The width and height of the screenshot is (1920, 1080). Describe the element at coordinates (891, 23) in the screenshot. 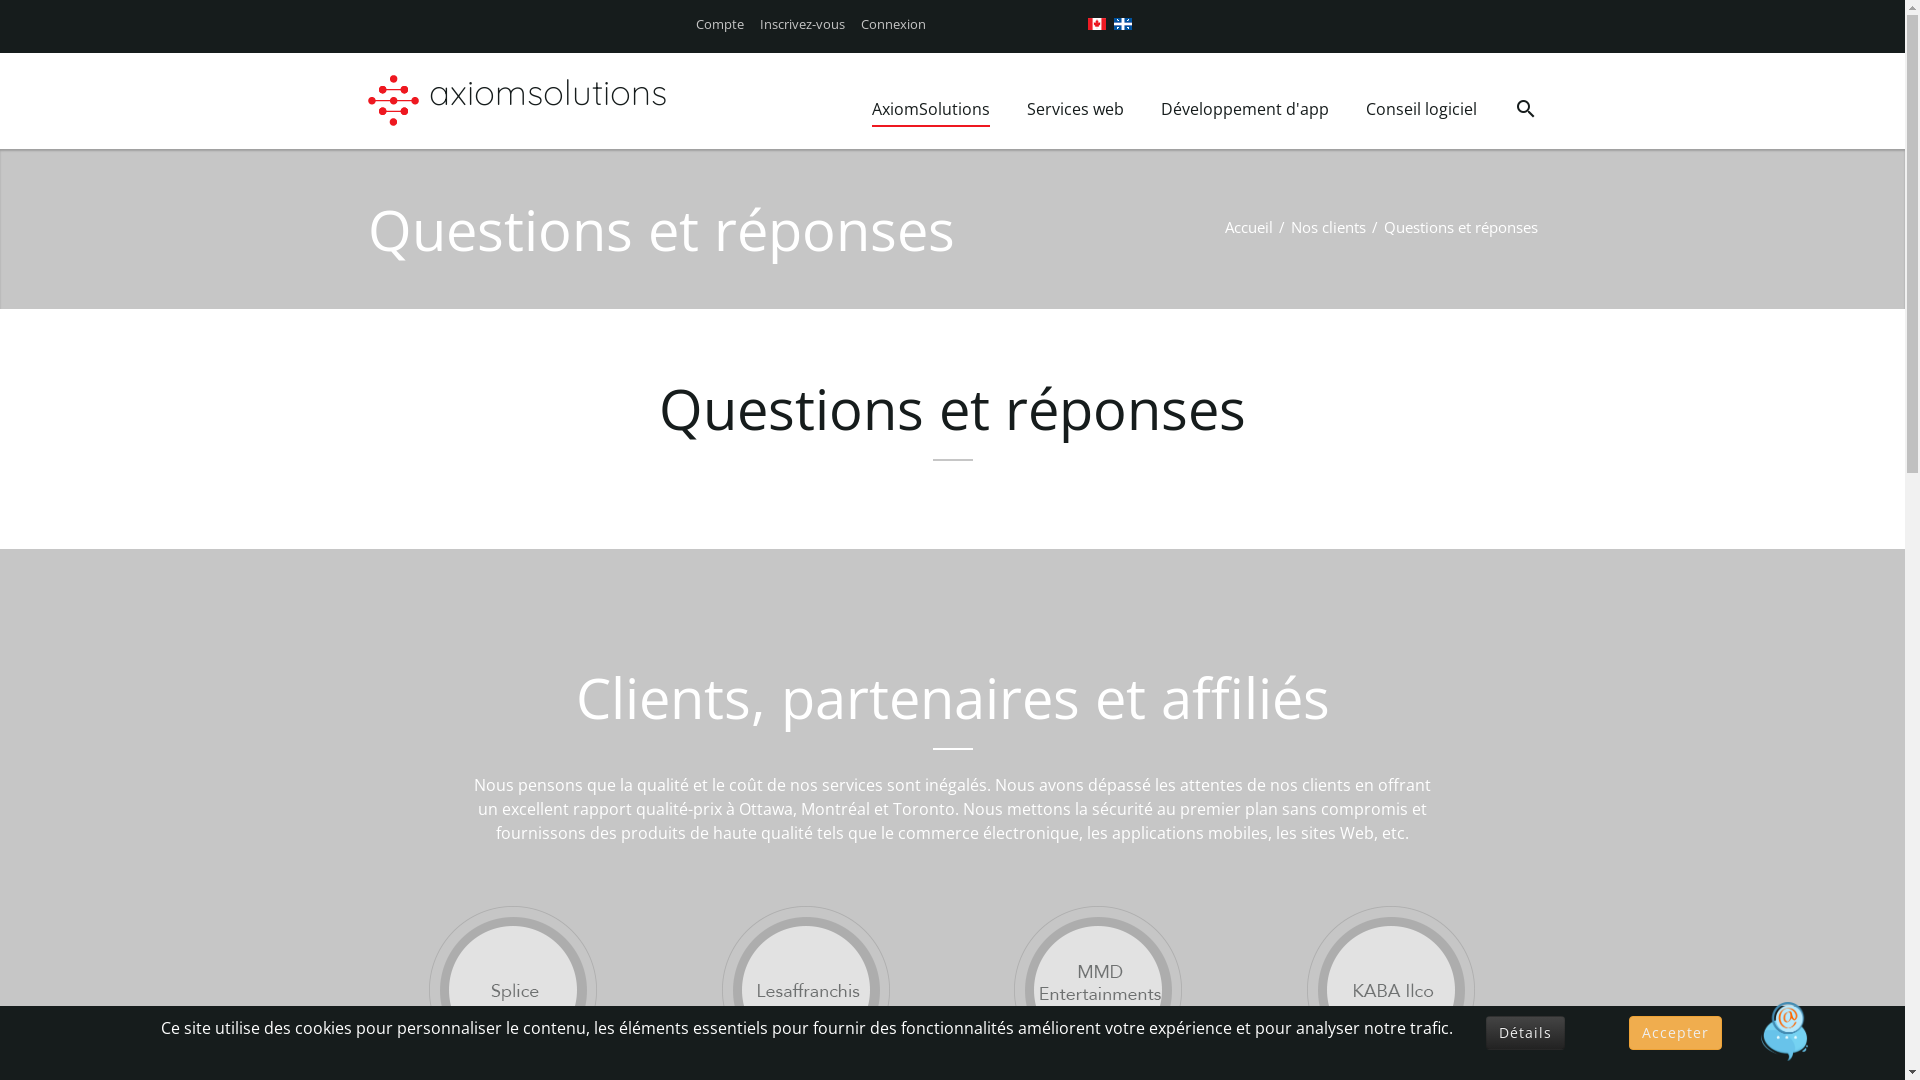

I see `'Connexion'` at that location.